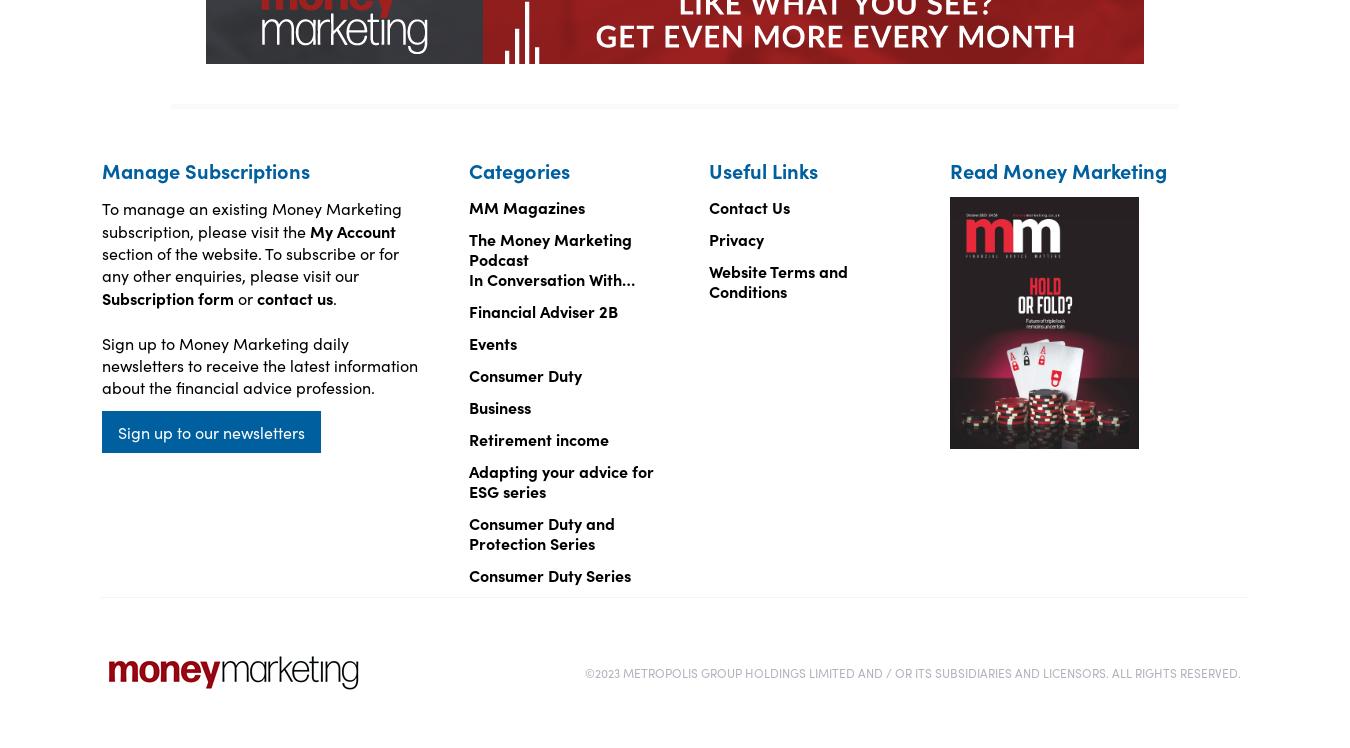 The image size is (1350, 748). What do you see at coordinates (762, 167) in the screenshot?
I see `'Useful Links'` at bounding box center [762, 167].